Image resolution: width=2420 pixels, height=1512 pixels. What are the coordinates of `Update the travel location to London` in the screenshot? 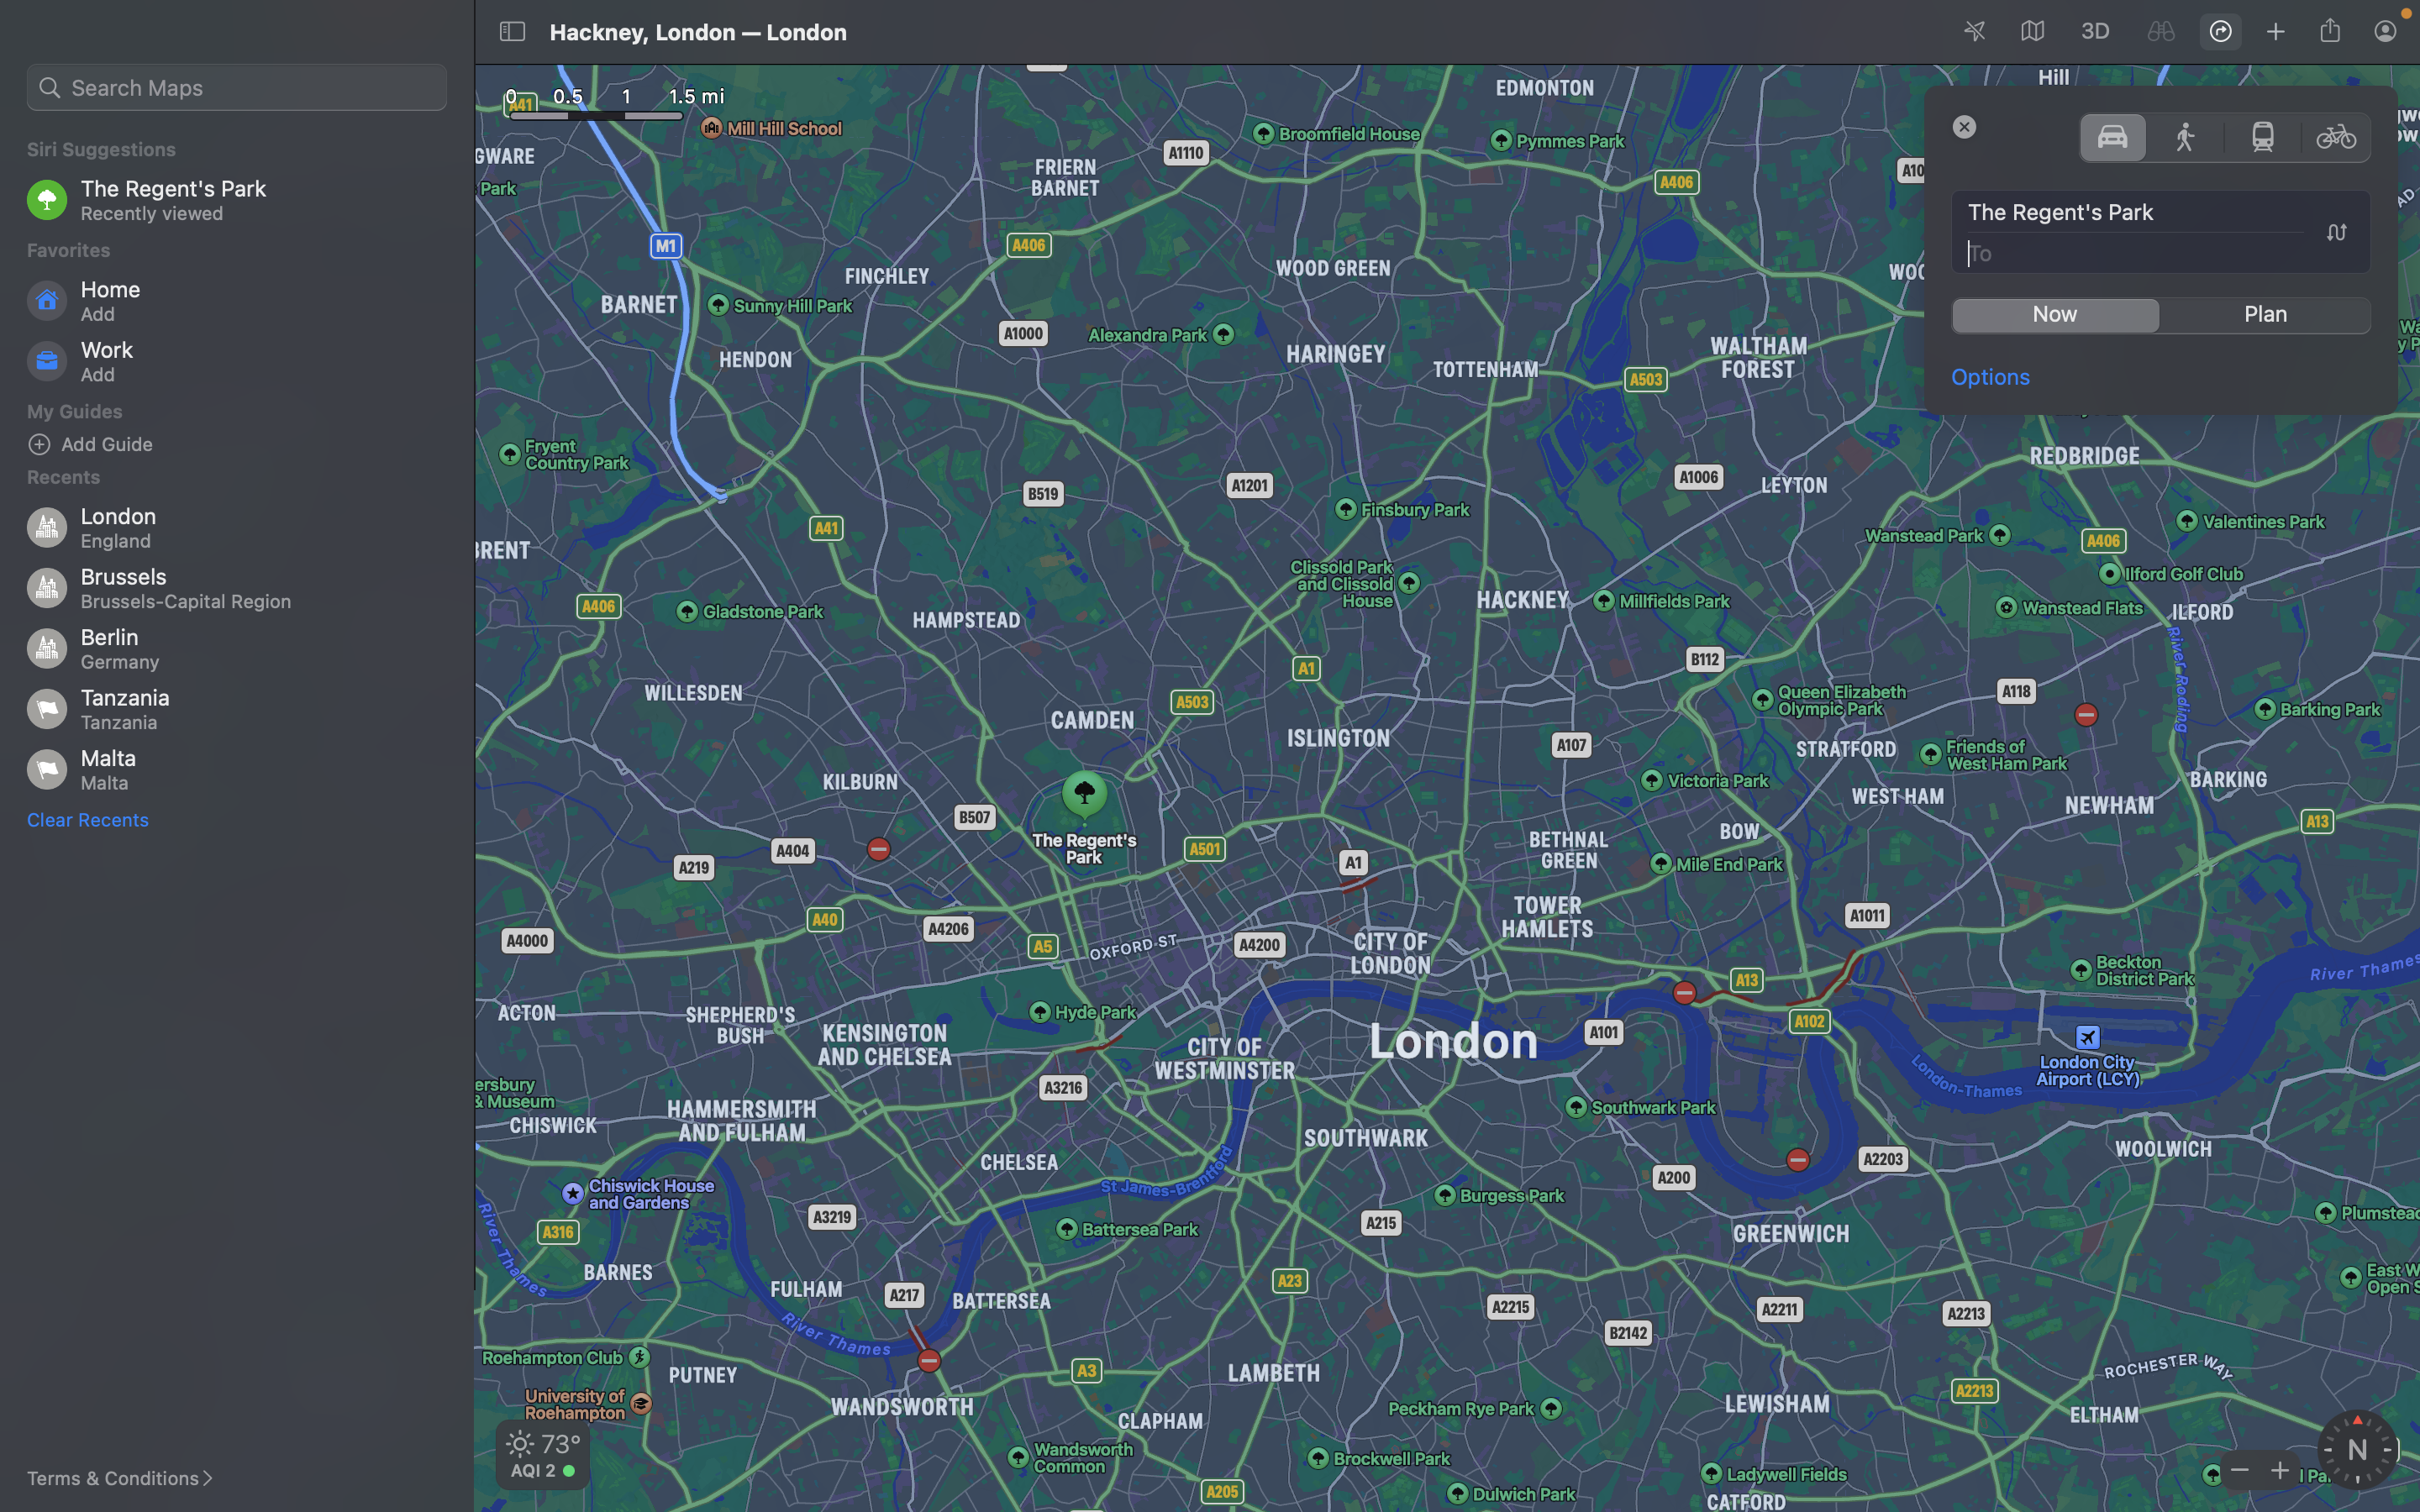 It's located at (2162, 251).